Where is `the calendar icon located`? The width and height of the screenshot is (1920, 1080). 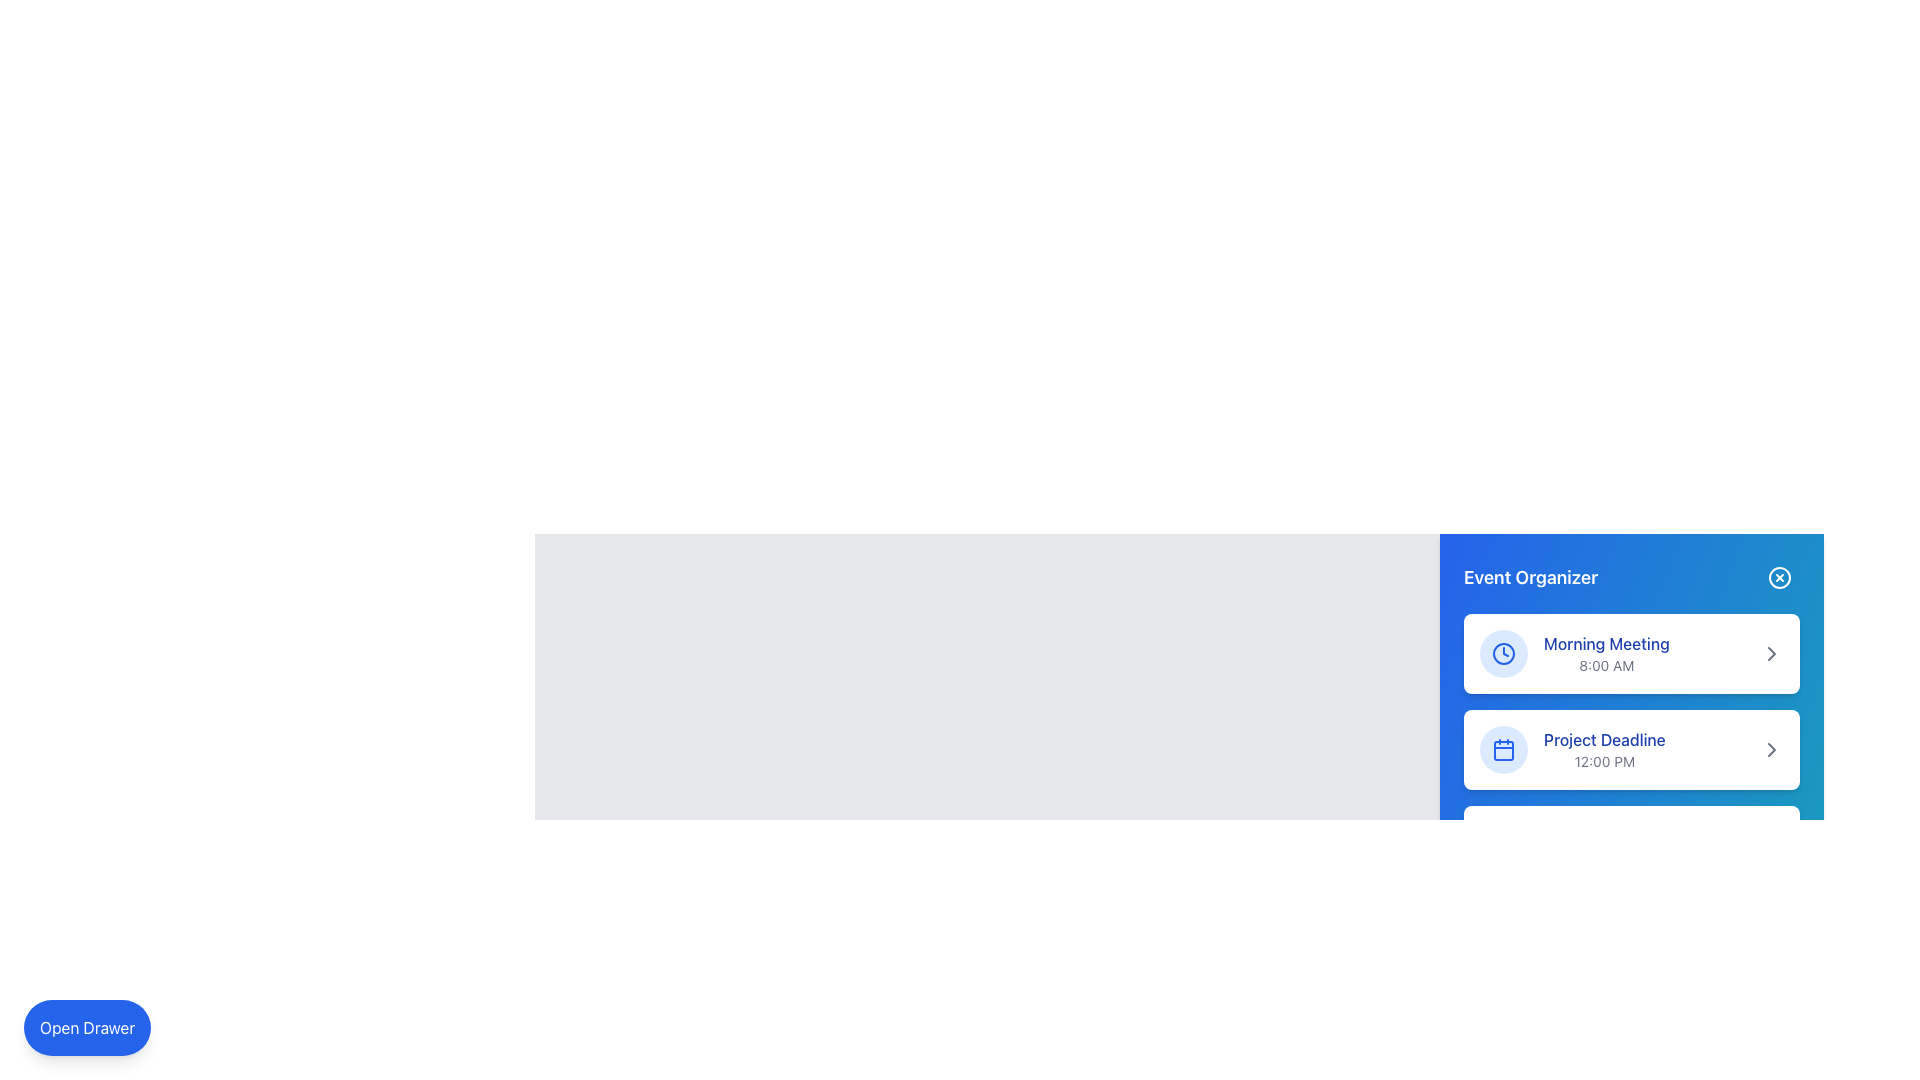 the calendar icon located is located at coordinates (1503, 751).